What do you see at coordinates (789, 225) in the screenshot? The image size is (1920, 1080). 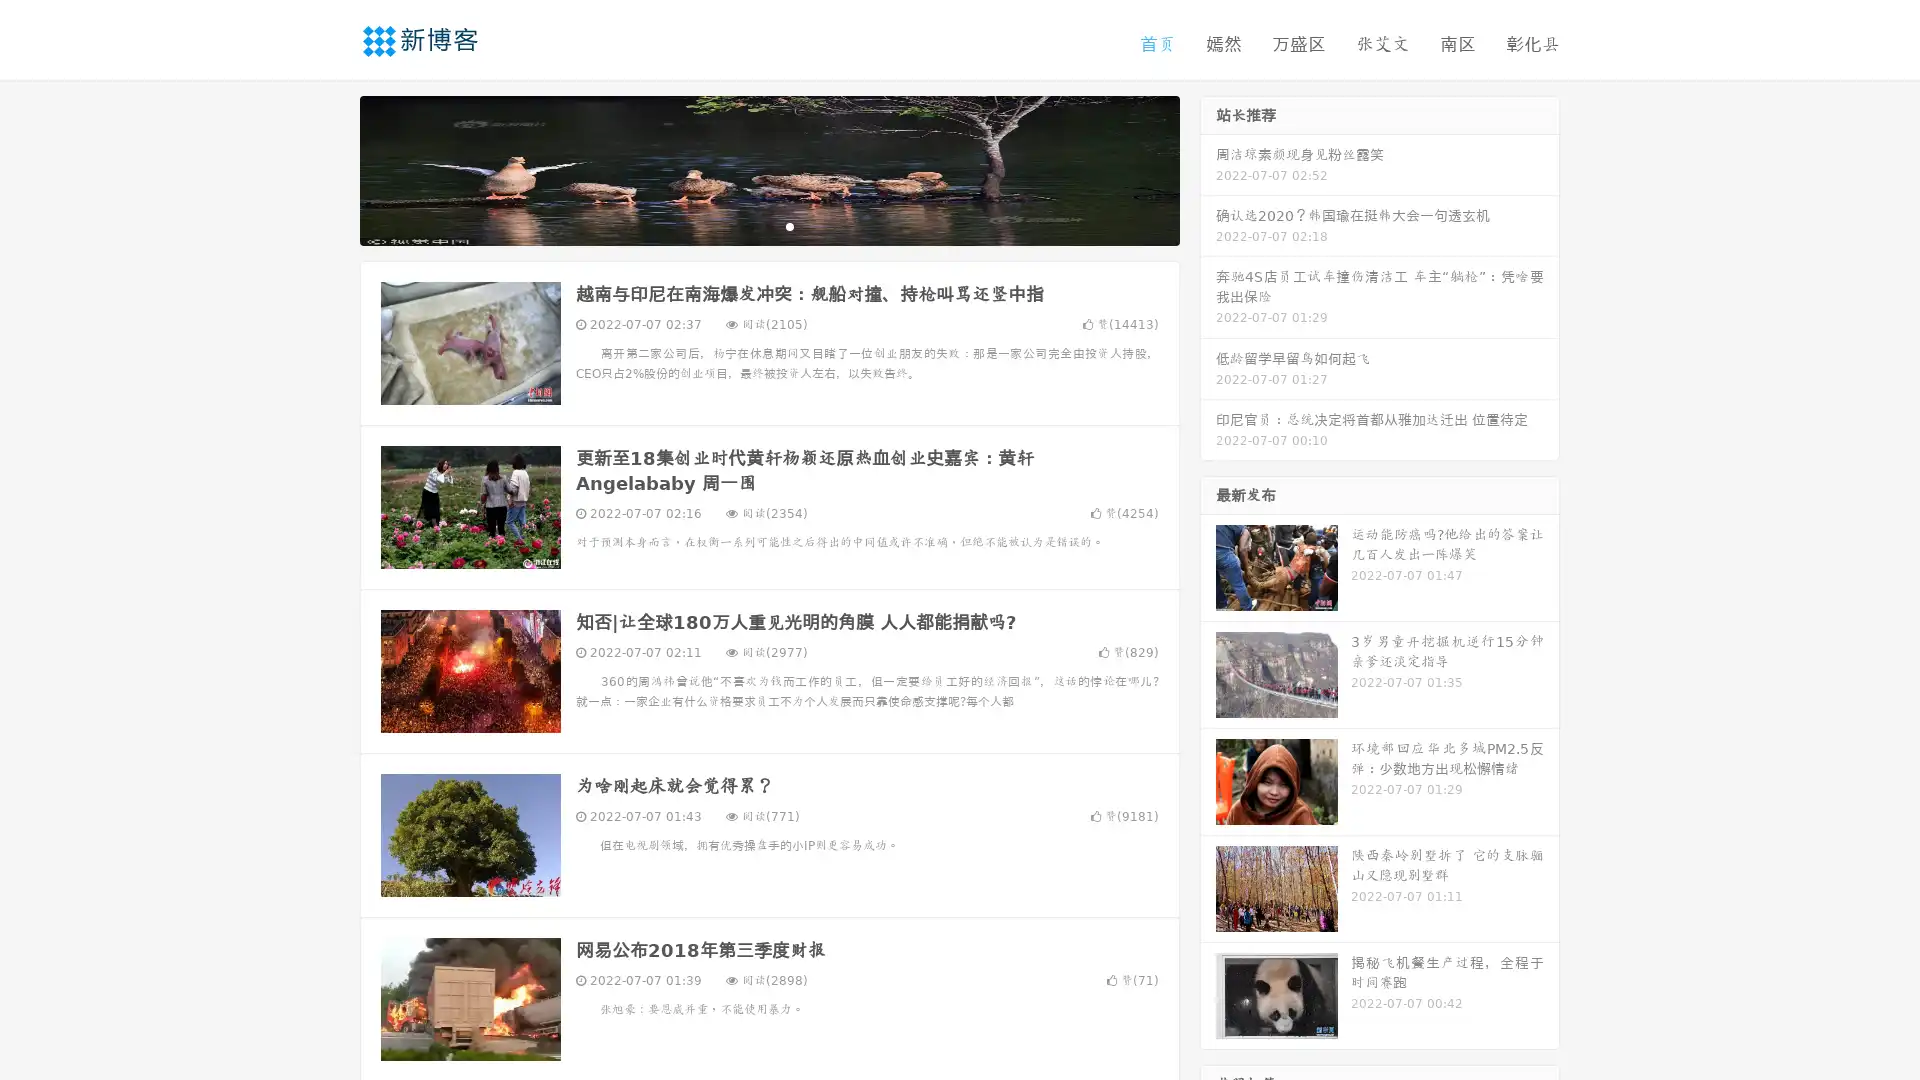 I see `Go to slide 3` at bounding box center [789, 225].